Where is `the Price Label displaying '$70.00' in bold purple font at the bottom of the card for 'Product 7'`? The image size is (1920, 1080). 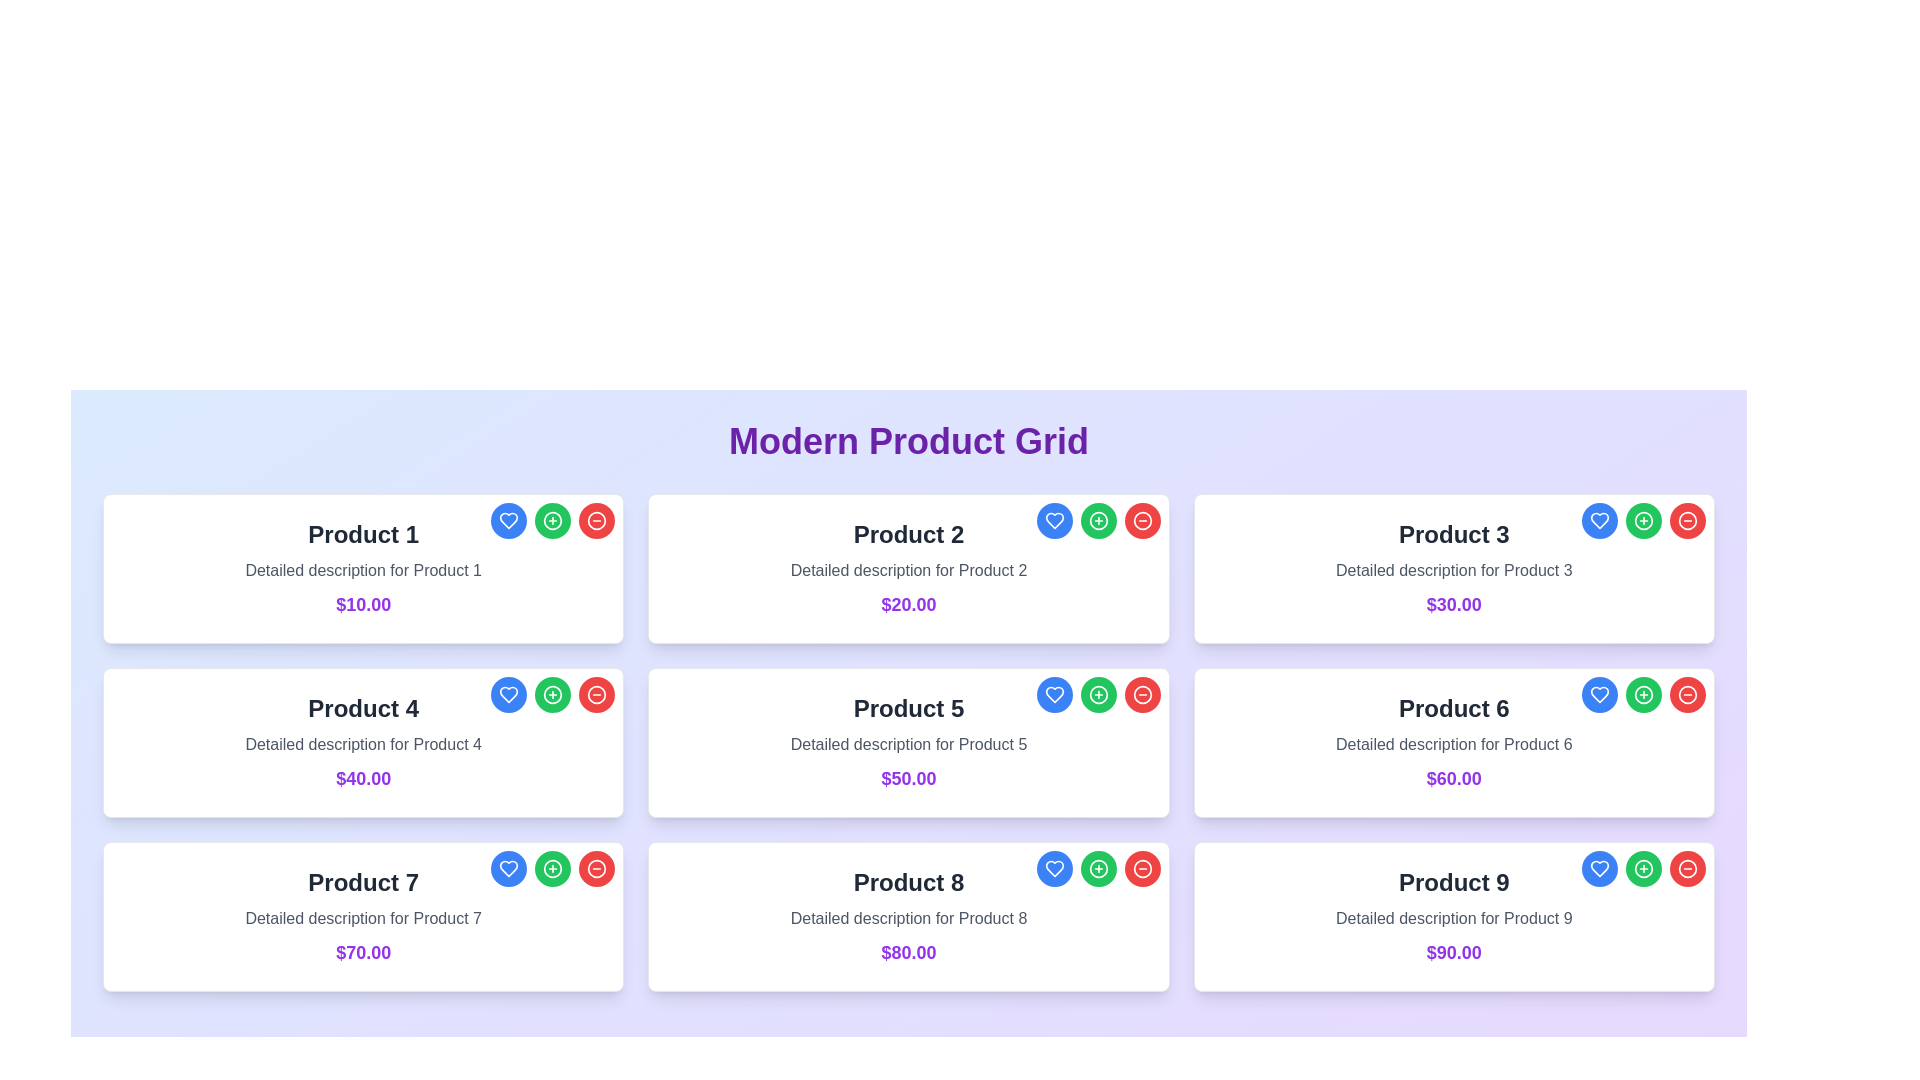 the Price Label displaying '$70.00' in bold purple font at the bottom of the card for 'Product 7' is located at coordinates (363, 951).